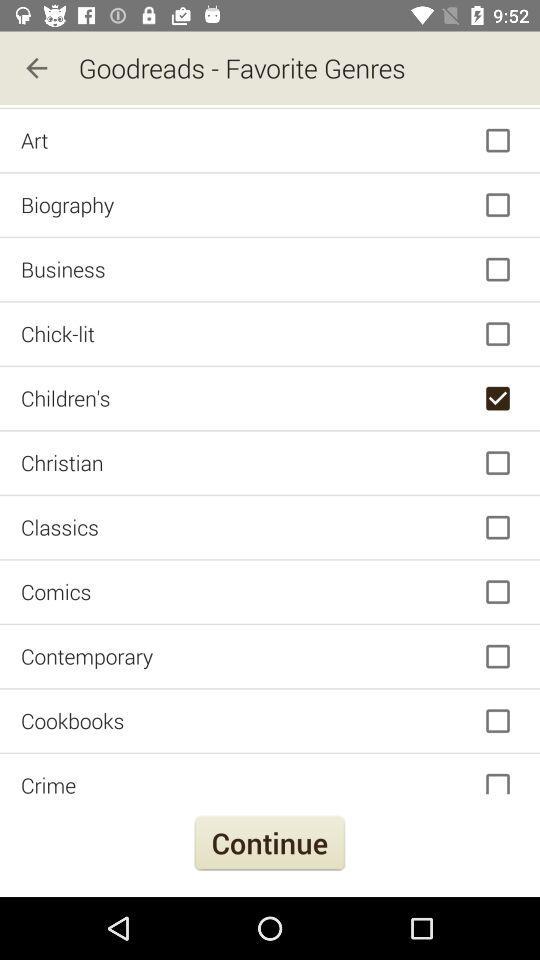 This screenshot has width=540, height=960. What do you see at coordinates (36, 68) in the screenshot?
I see `the icon to the left of the goodreads - favorite genres` at bounding box center [36, 68].